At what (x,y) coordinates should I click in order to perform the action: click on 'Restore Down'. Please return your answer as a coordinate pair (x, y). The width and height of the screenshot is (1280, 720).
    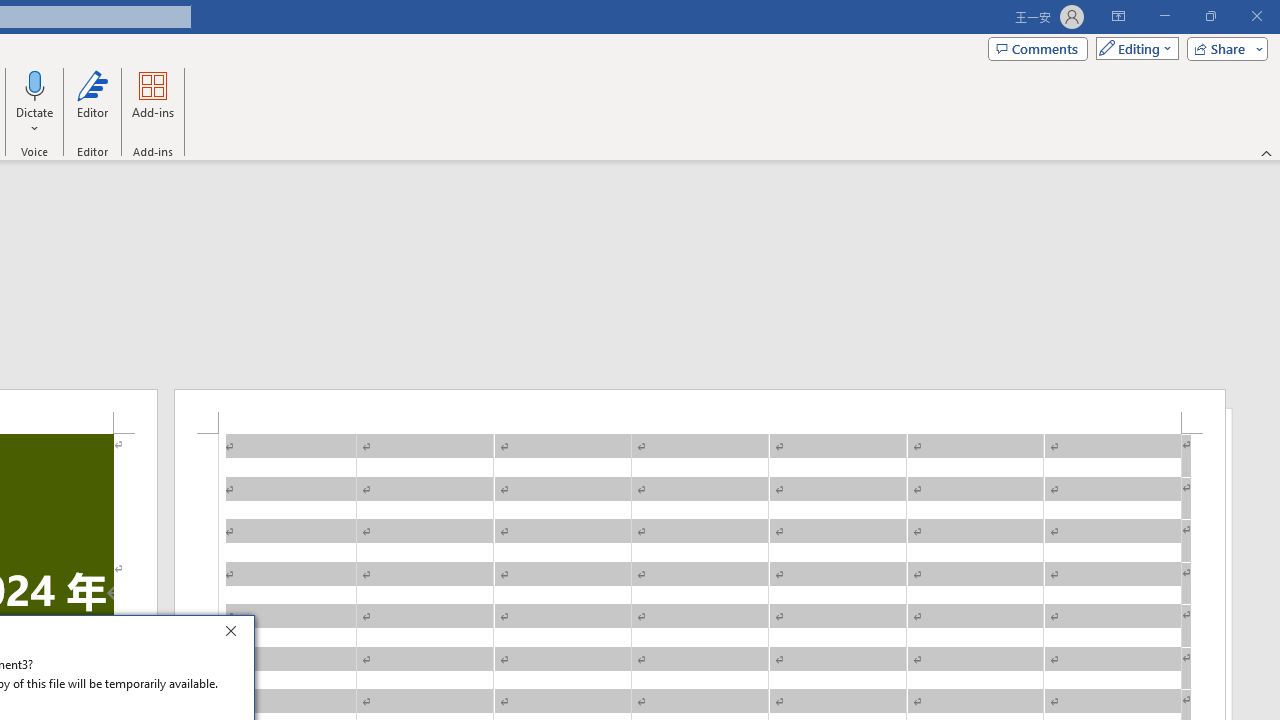
    Looking at the image, I should click on (1209, 16).